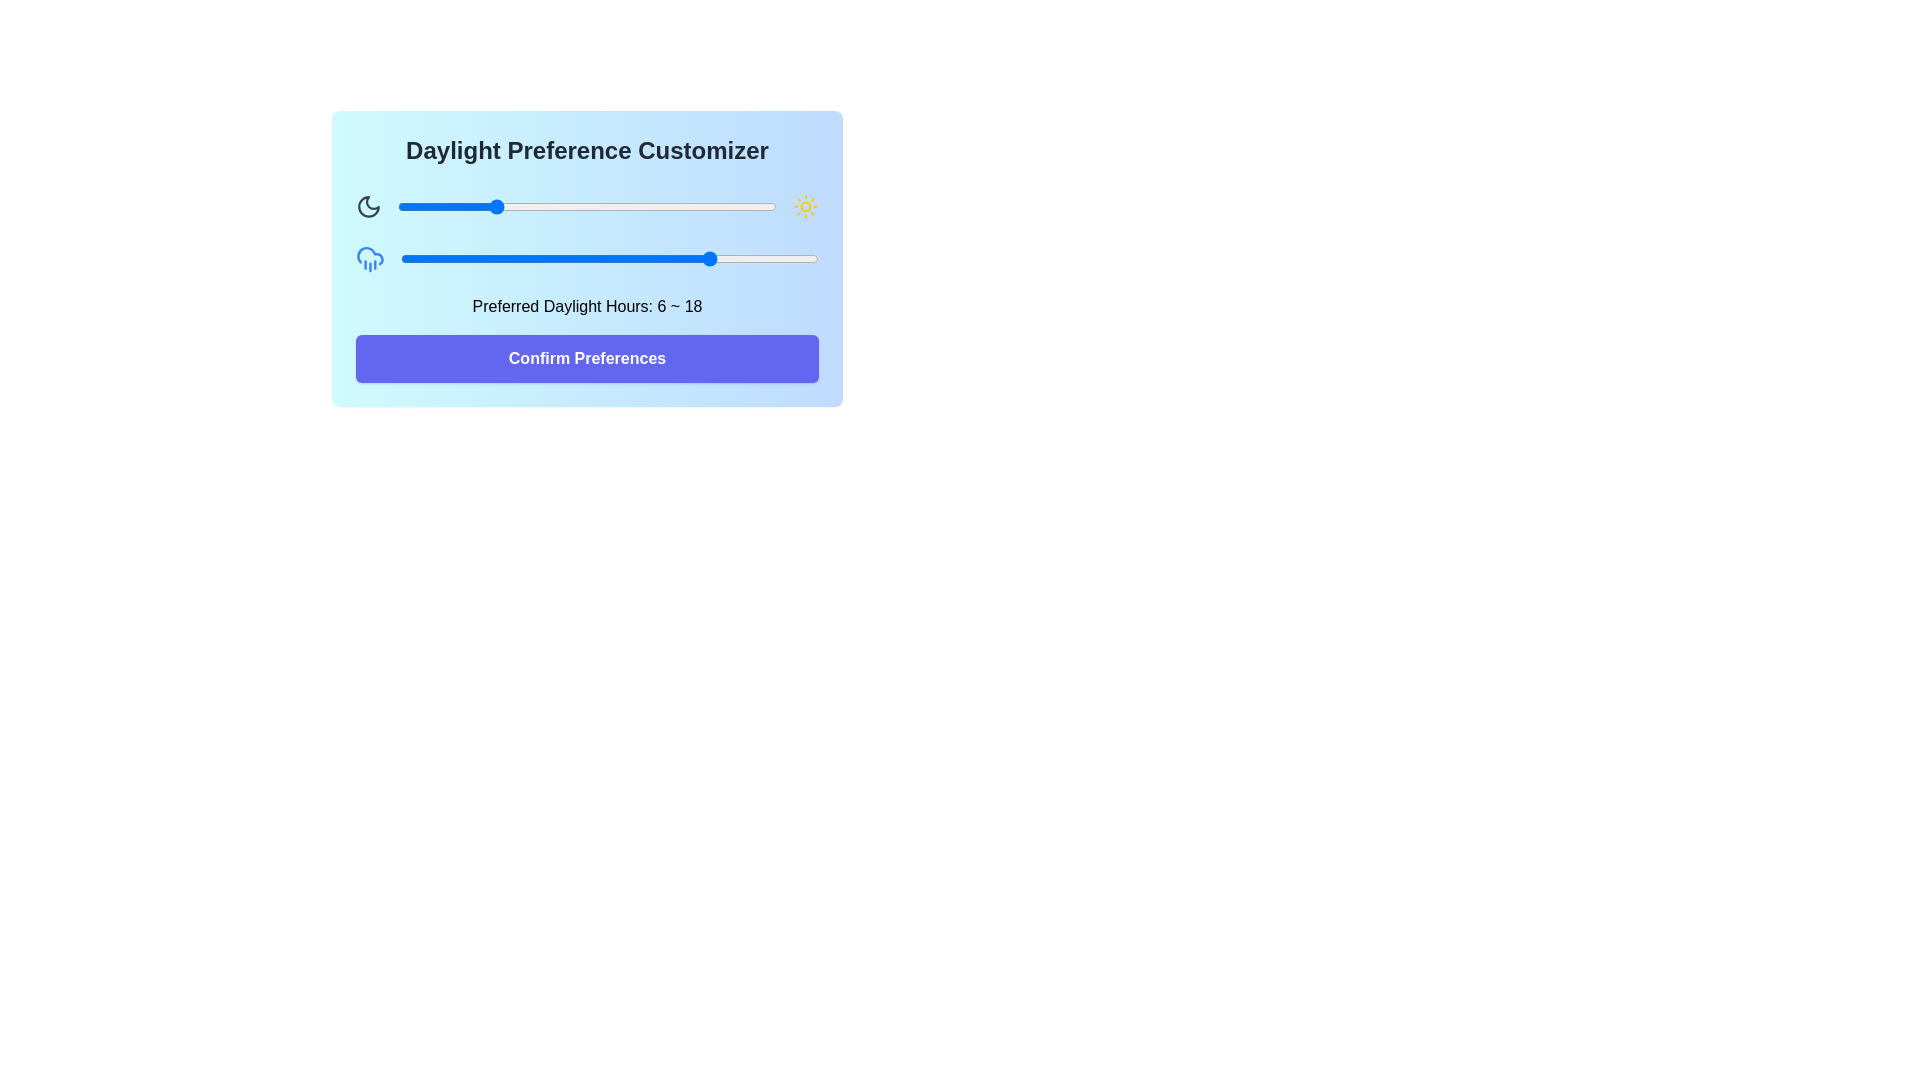 The width and height of the screenshot is (1920, 1080). What do you see at coordinates (626, 257) in the screenshot?
I see `the preferred daylight hours` at bounding box center [626, 257].